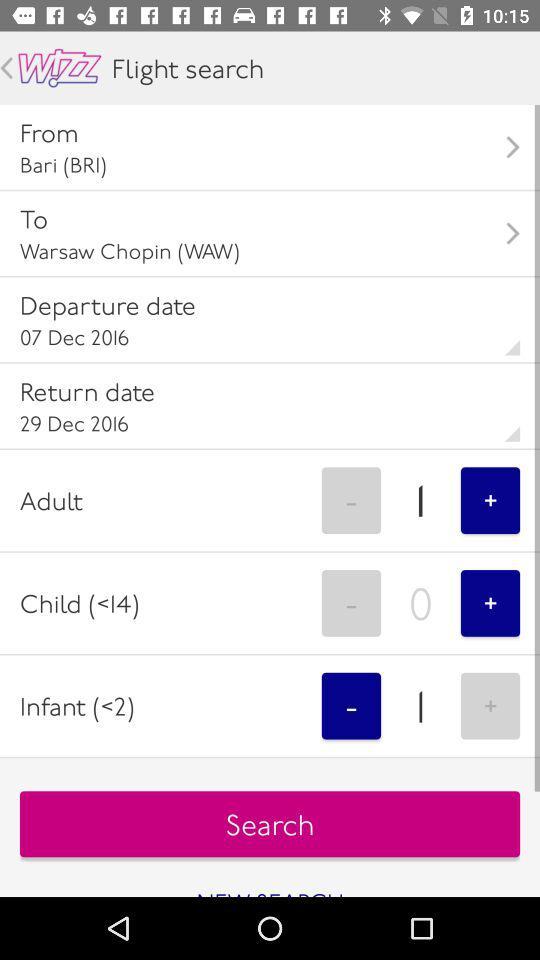  Describe the element at coordinates (5, 68) in the screenshot. I see `back` at that location.